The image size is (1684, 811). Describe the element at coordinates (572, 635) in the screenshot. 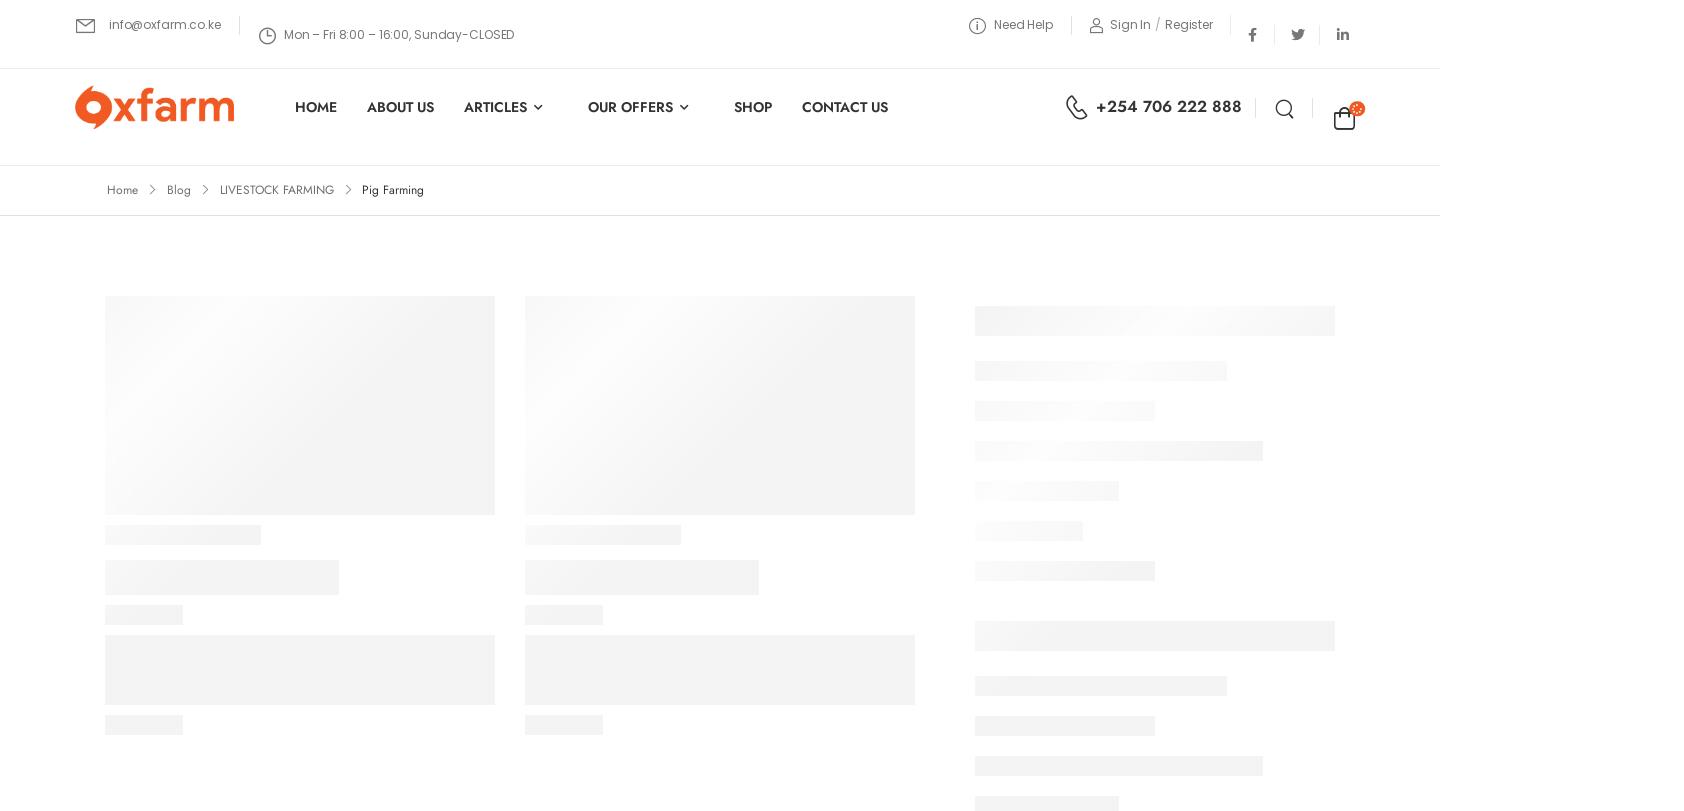

I see `'Payment Methods'` at that location.